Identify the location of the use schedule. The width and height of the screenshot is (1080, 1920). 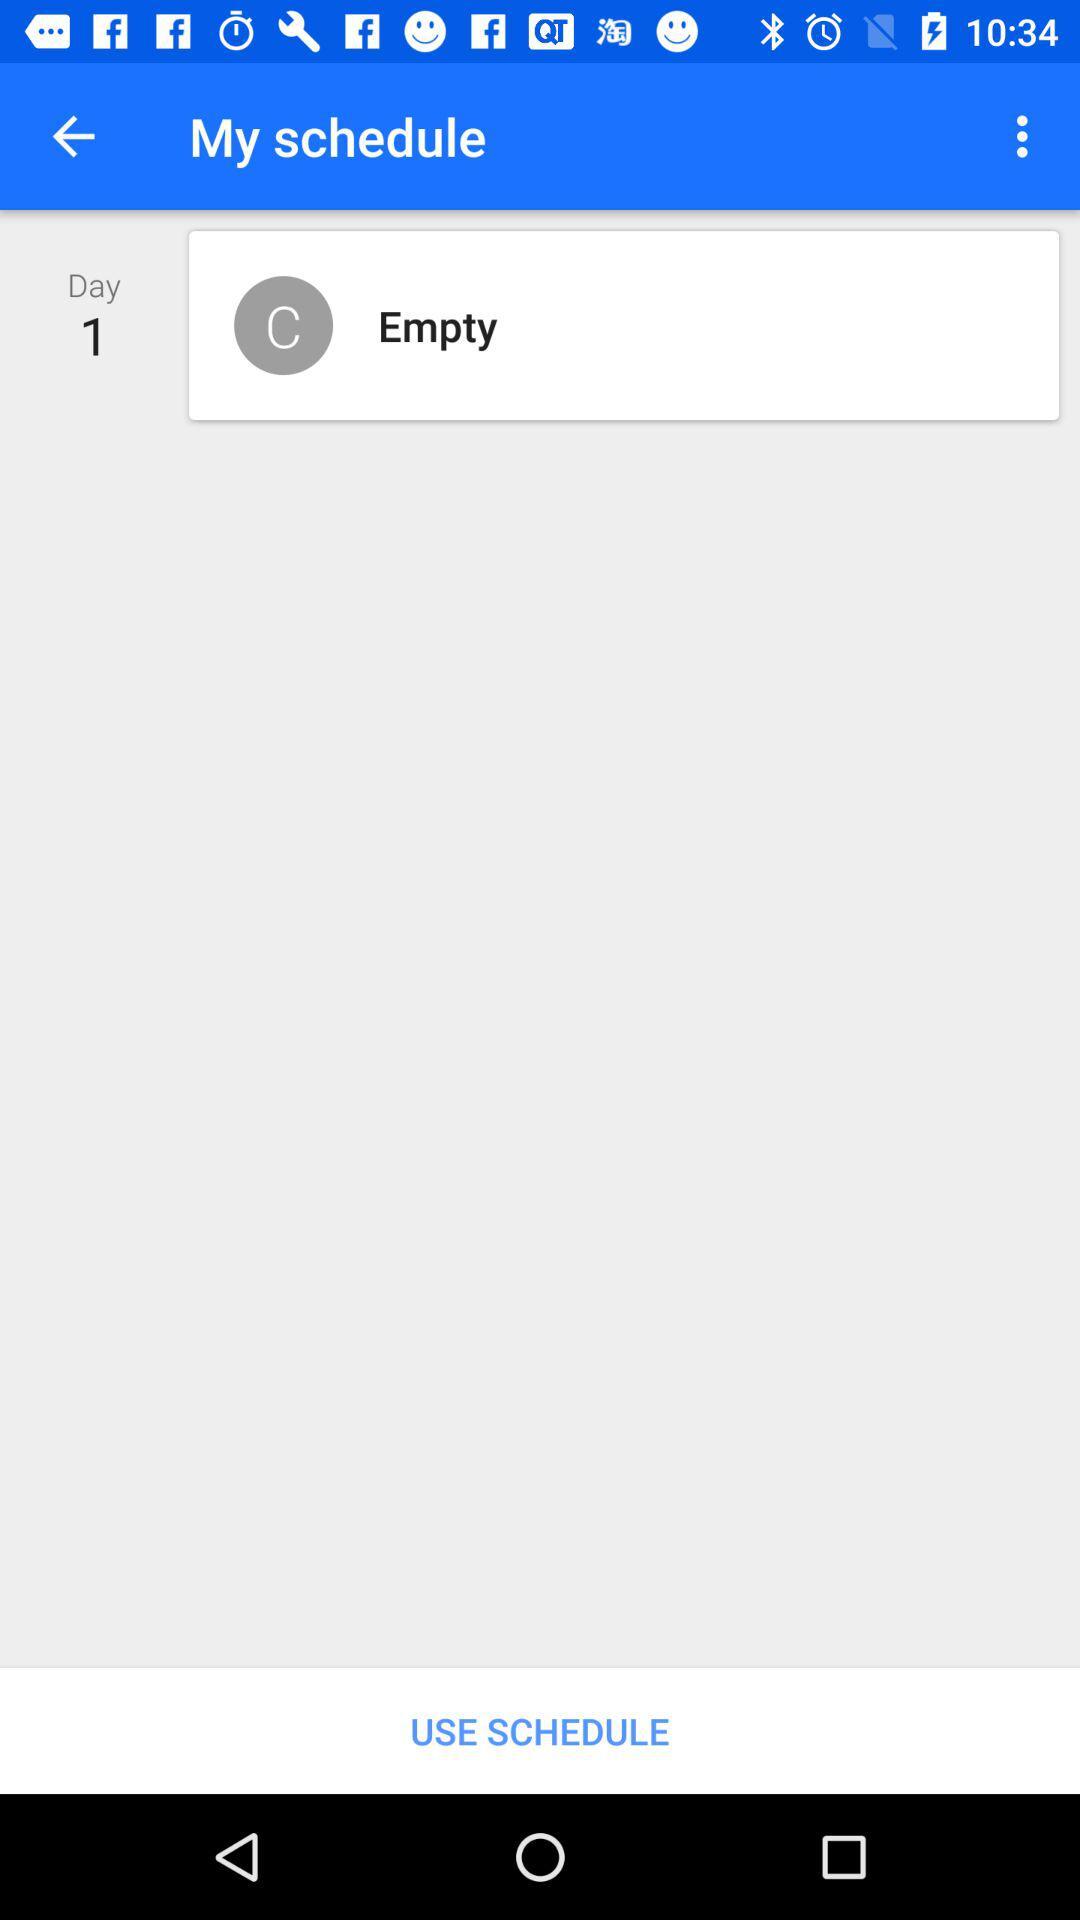
(540, 1730).